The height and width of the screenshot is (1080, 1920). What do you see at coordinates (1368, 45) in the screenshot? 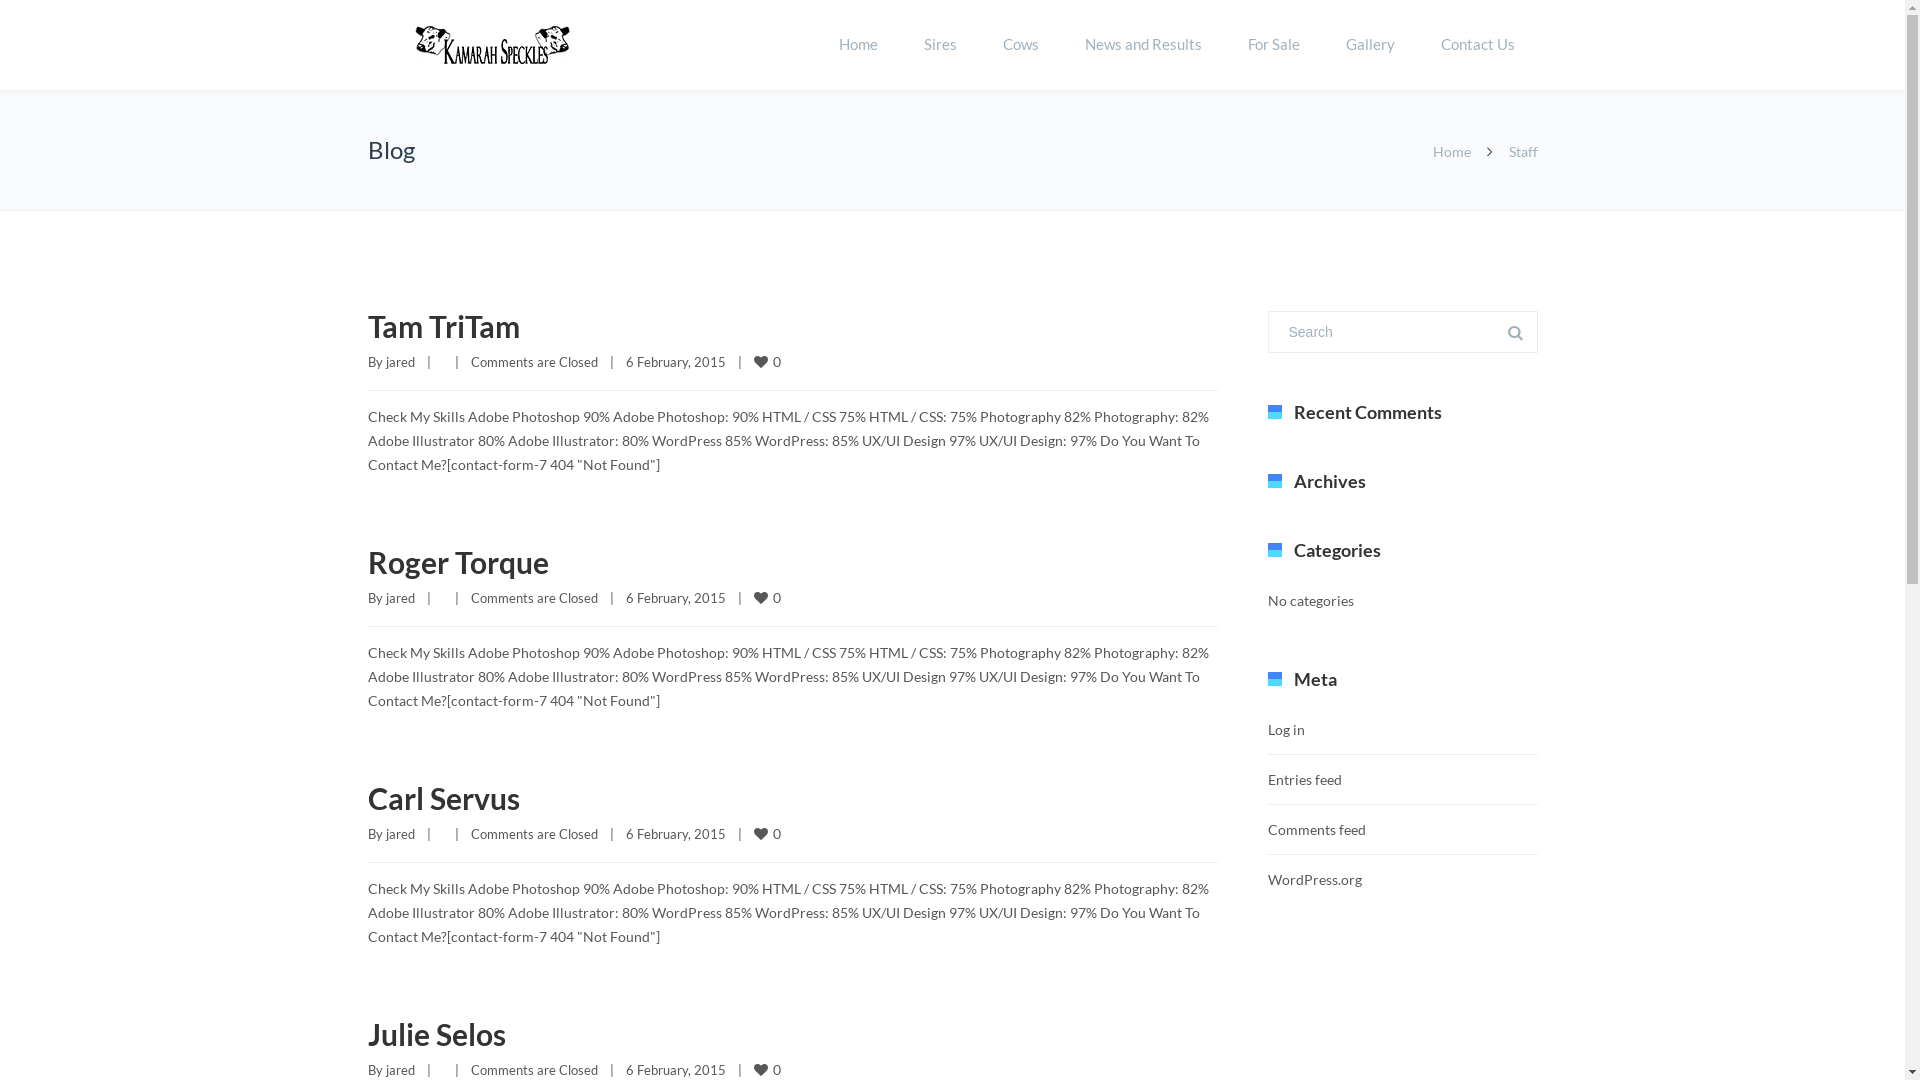
I see `'Gallery'` at bounding box center [1368, 45].